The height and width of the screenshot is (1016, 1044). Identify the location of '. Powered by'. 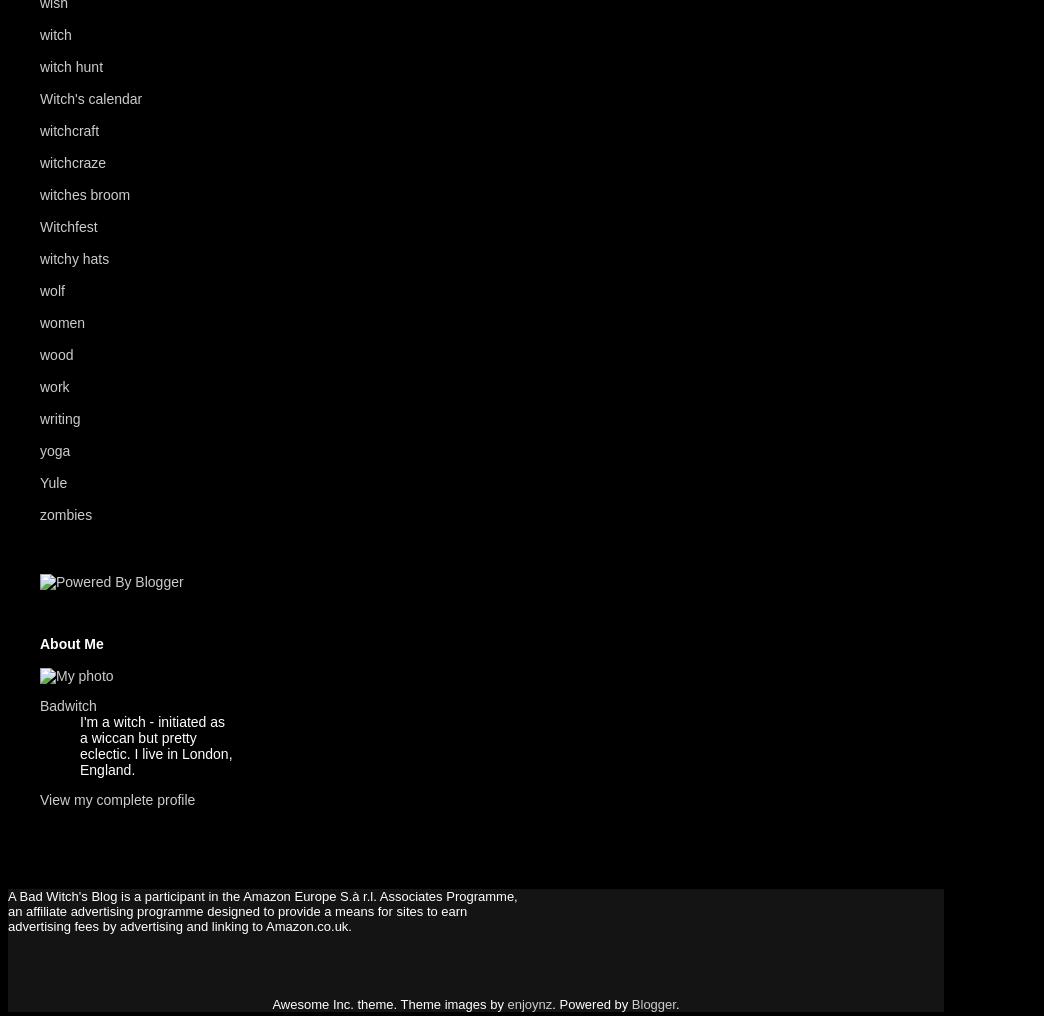
(550, 1003).